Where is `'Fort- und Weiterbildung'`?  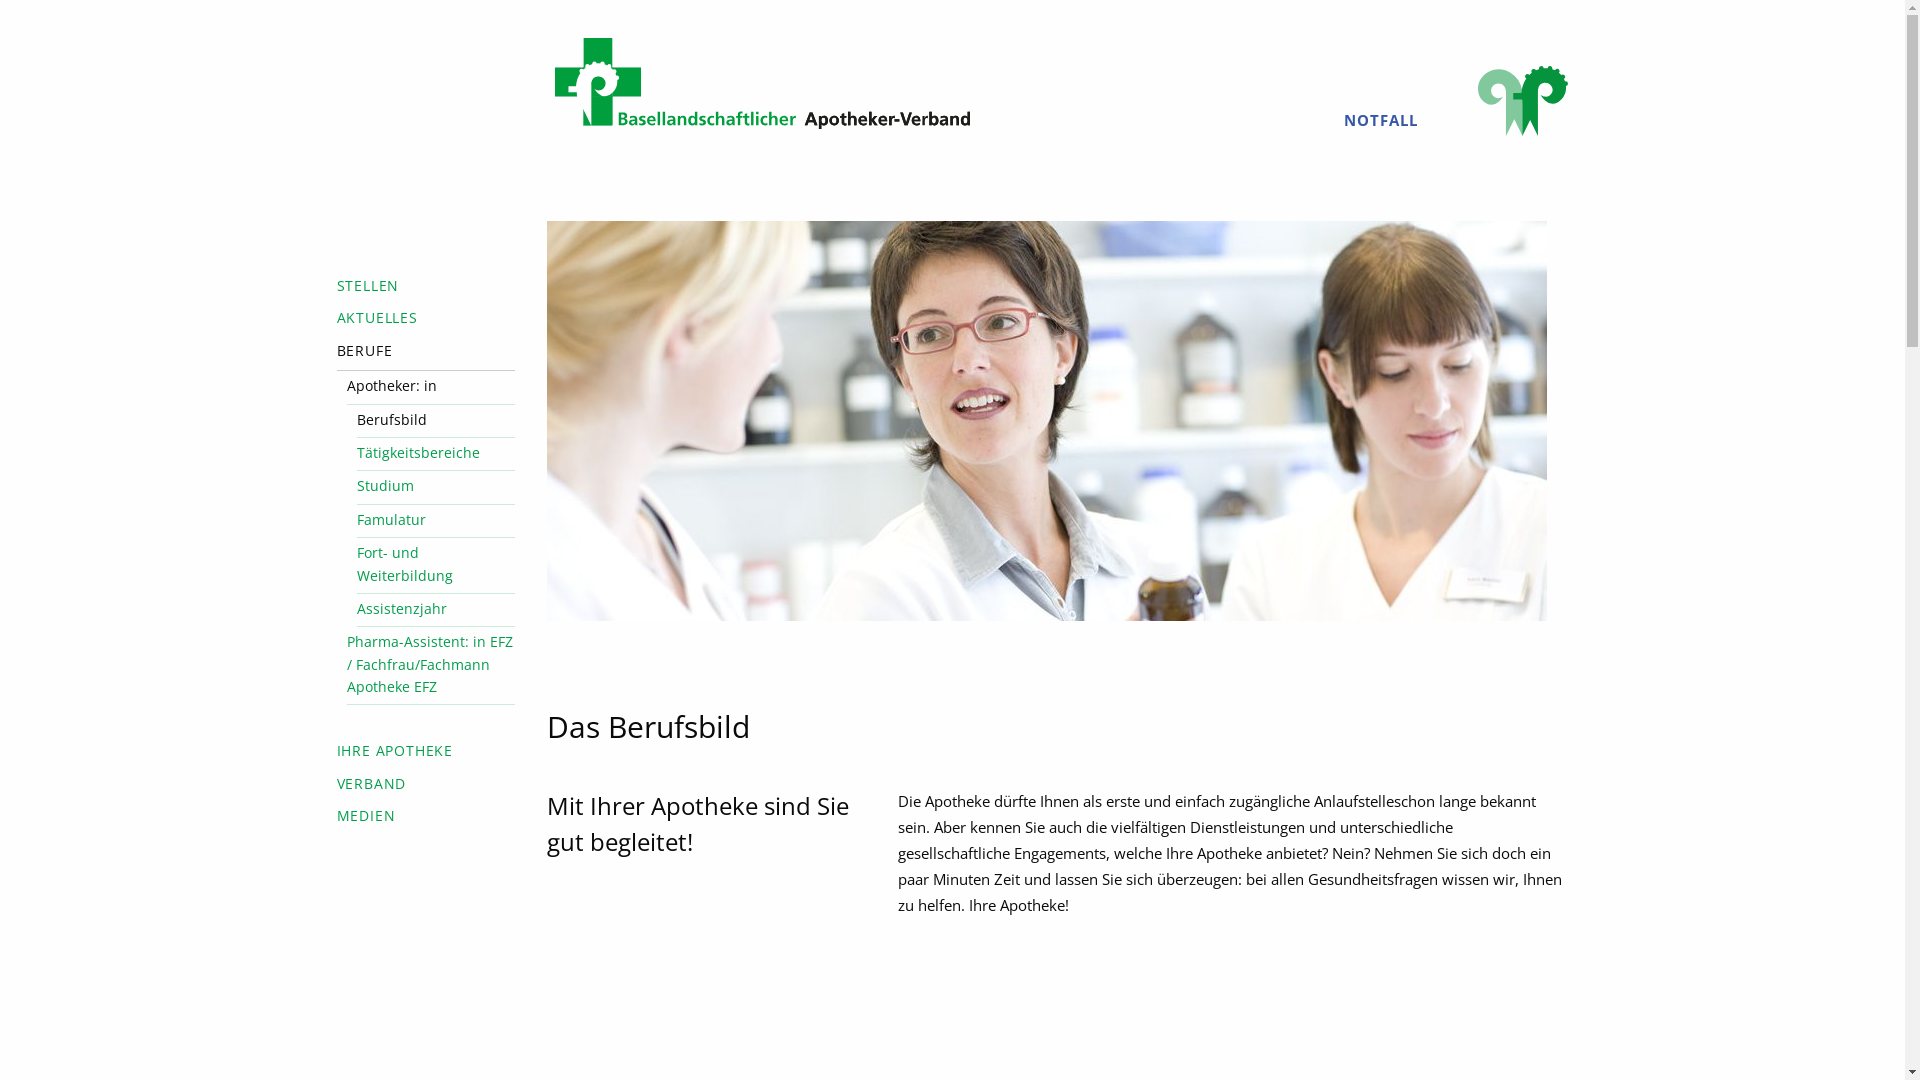
'Fort- und Weiterbildung' is located at coordinates (434, 567).